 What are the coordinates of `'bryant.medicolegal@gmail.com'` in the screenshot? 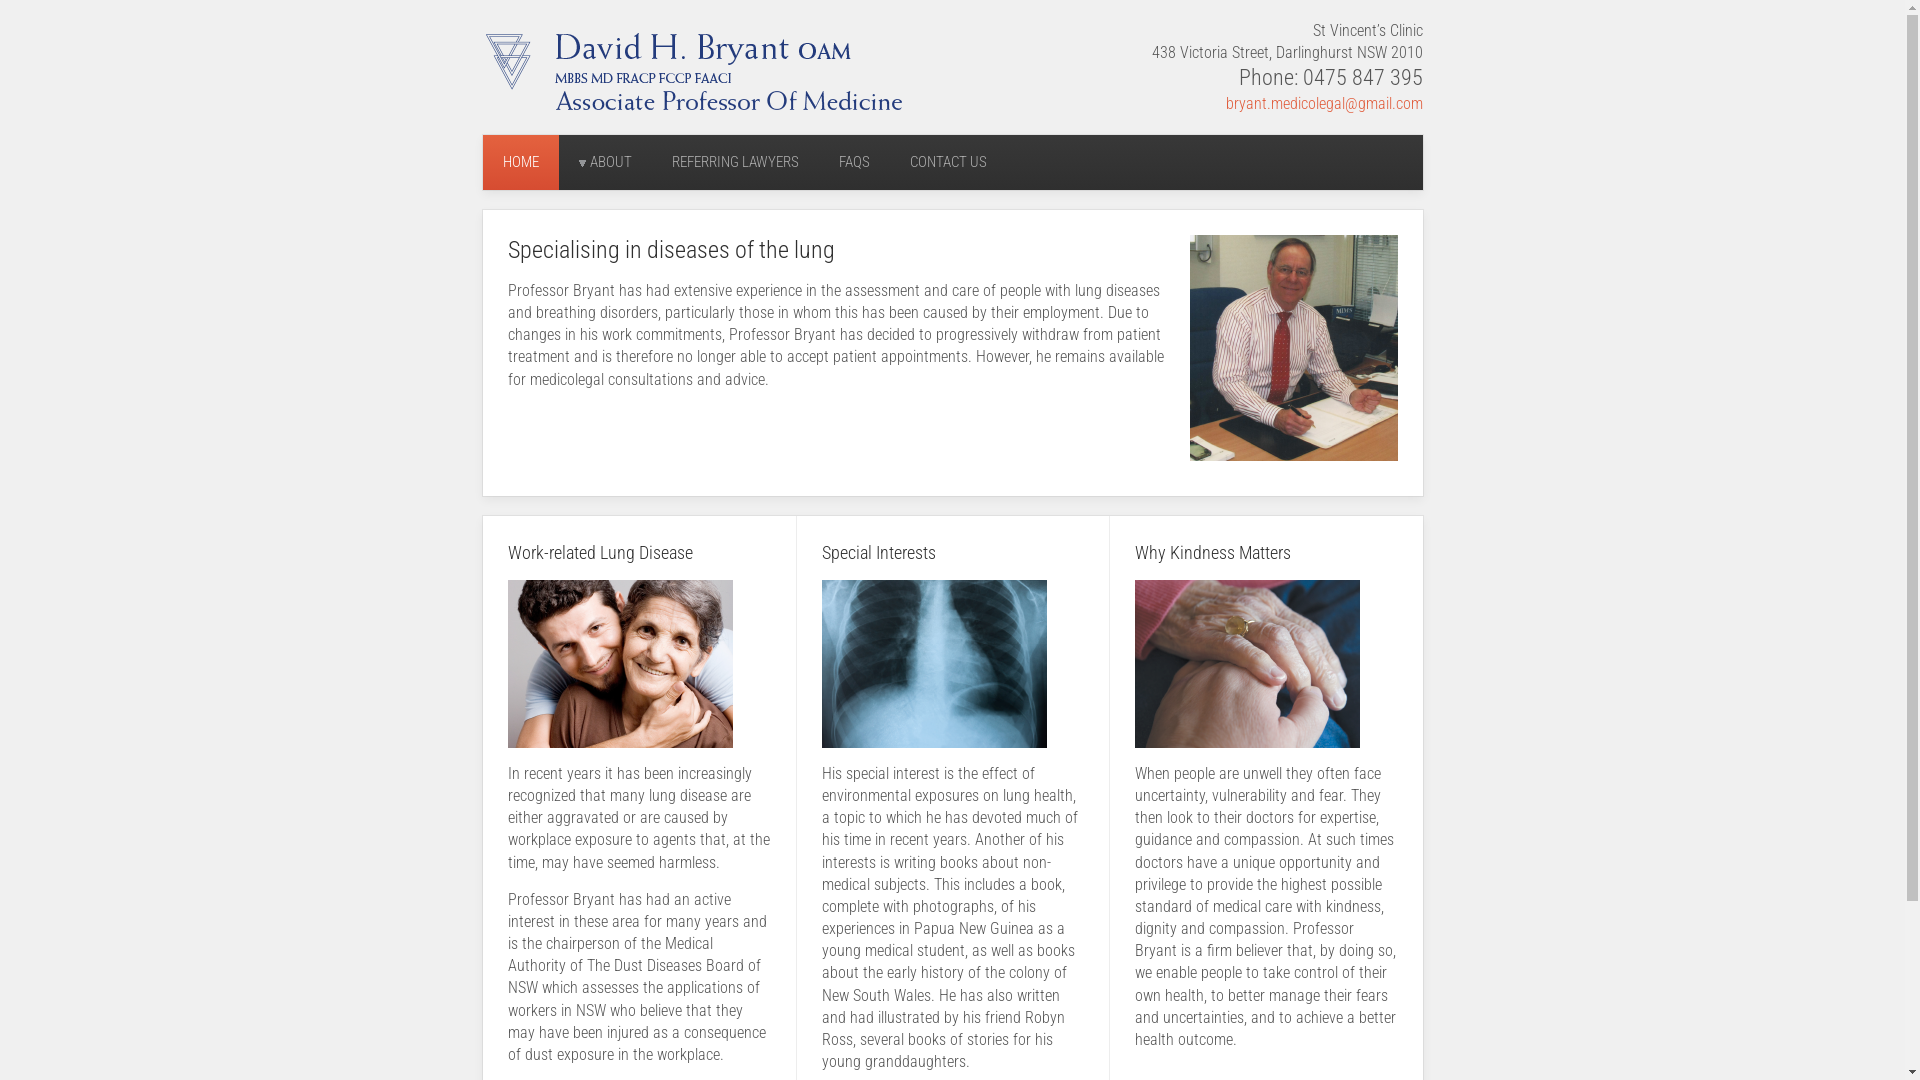 It's located at (1324, 104).